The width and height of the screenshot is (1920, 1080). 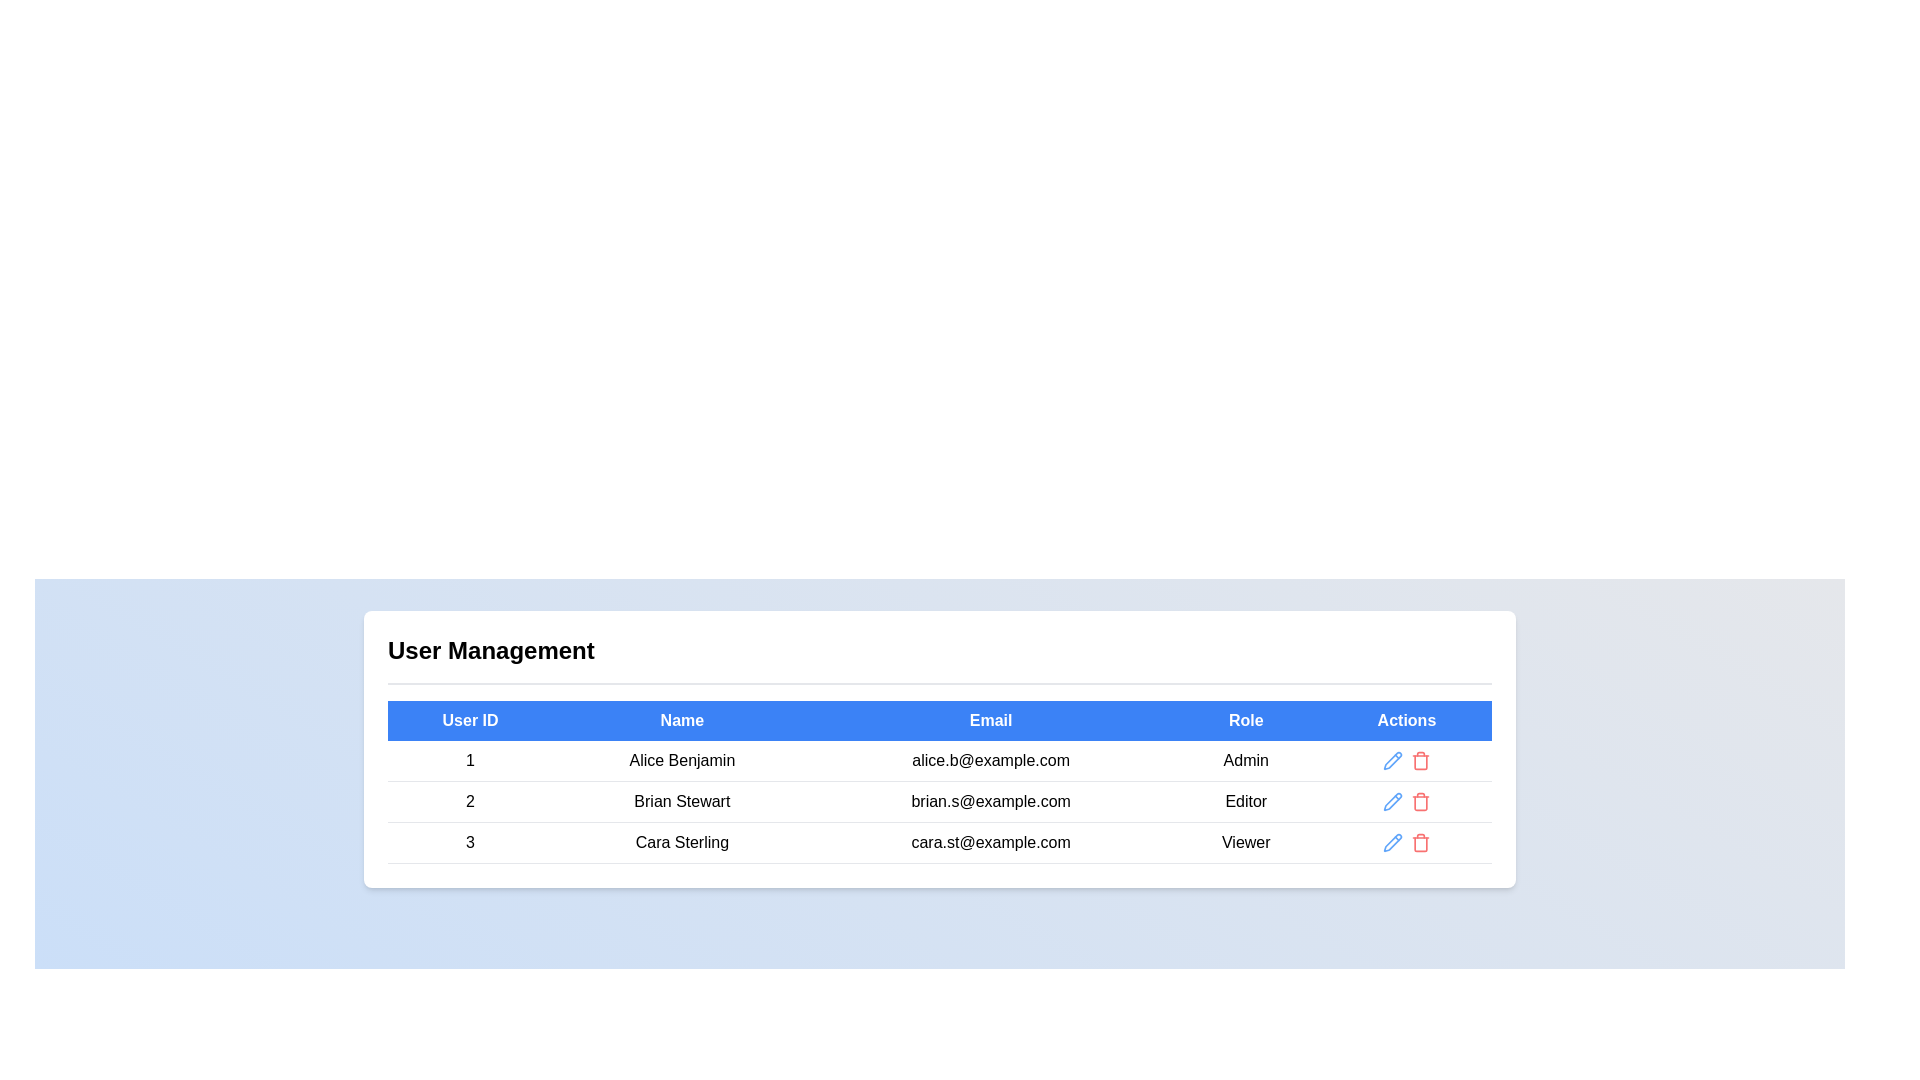 I want to click on the small red trash can icon in the 'Actions' column of the user management table, so click(x=1419, y=801).